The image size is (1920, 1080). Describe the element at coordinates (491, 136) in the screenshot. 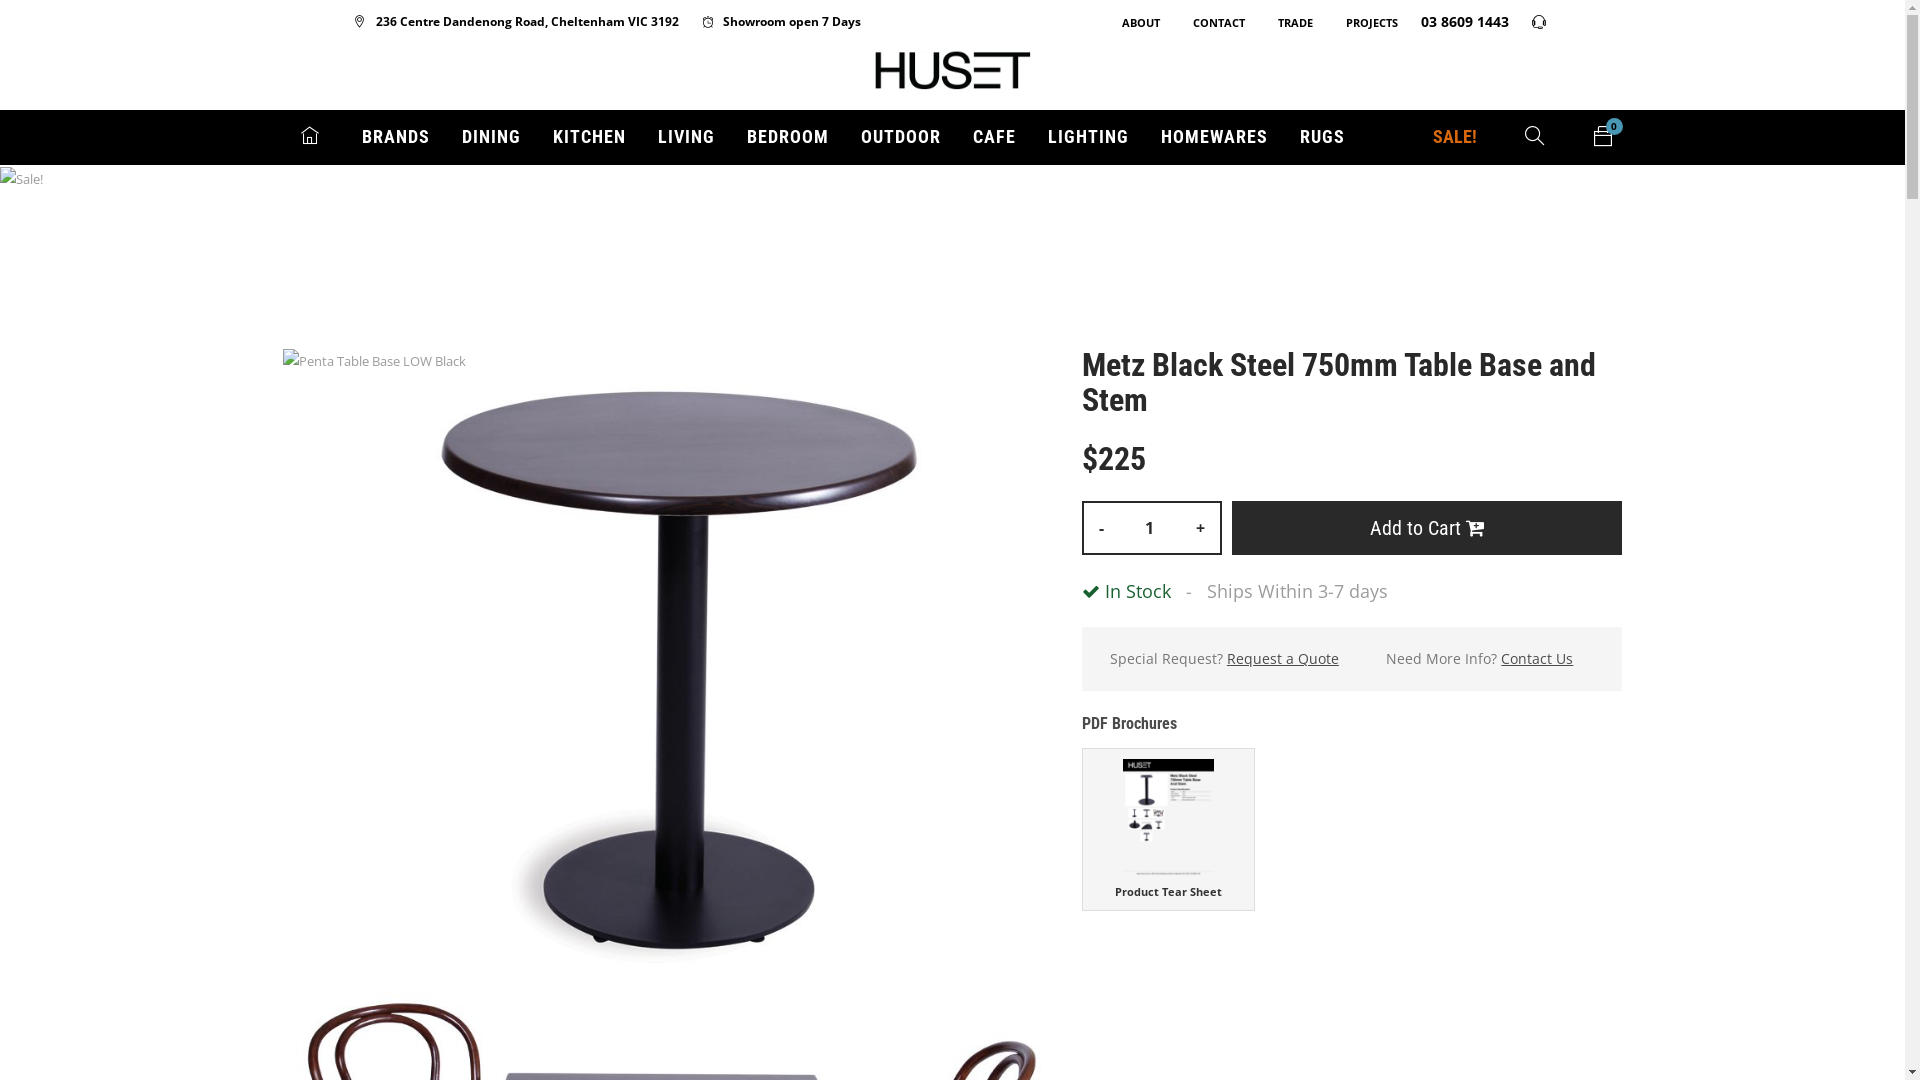

I see `'DINING'` at that location.